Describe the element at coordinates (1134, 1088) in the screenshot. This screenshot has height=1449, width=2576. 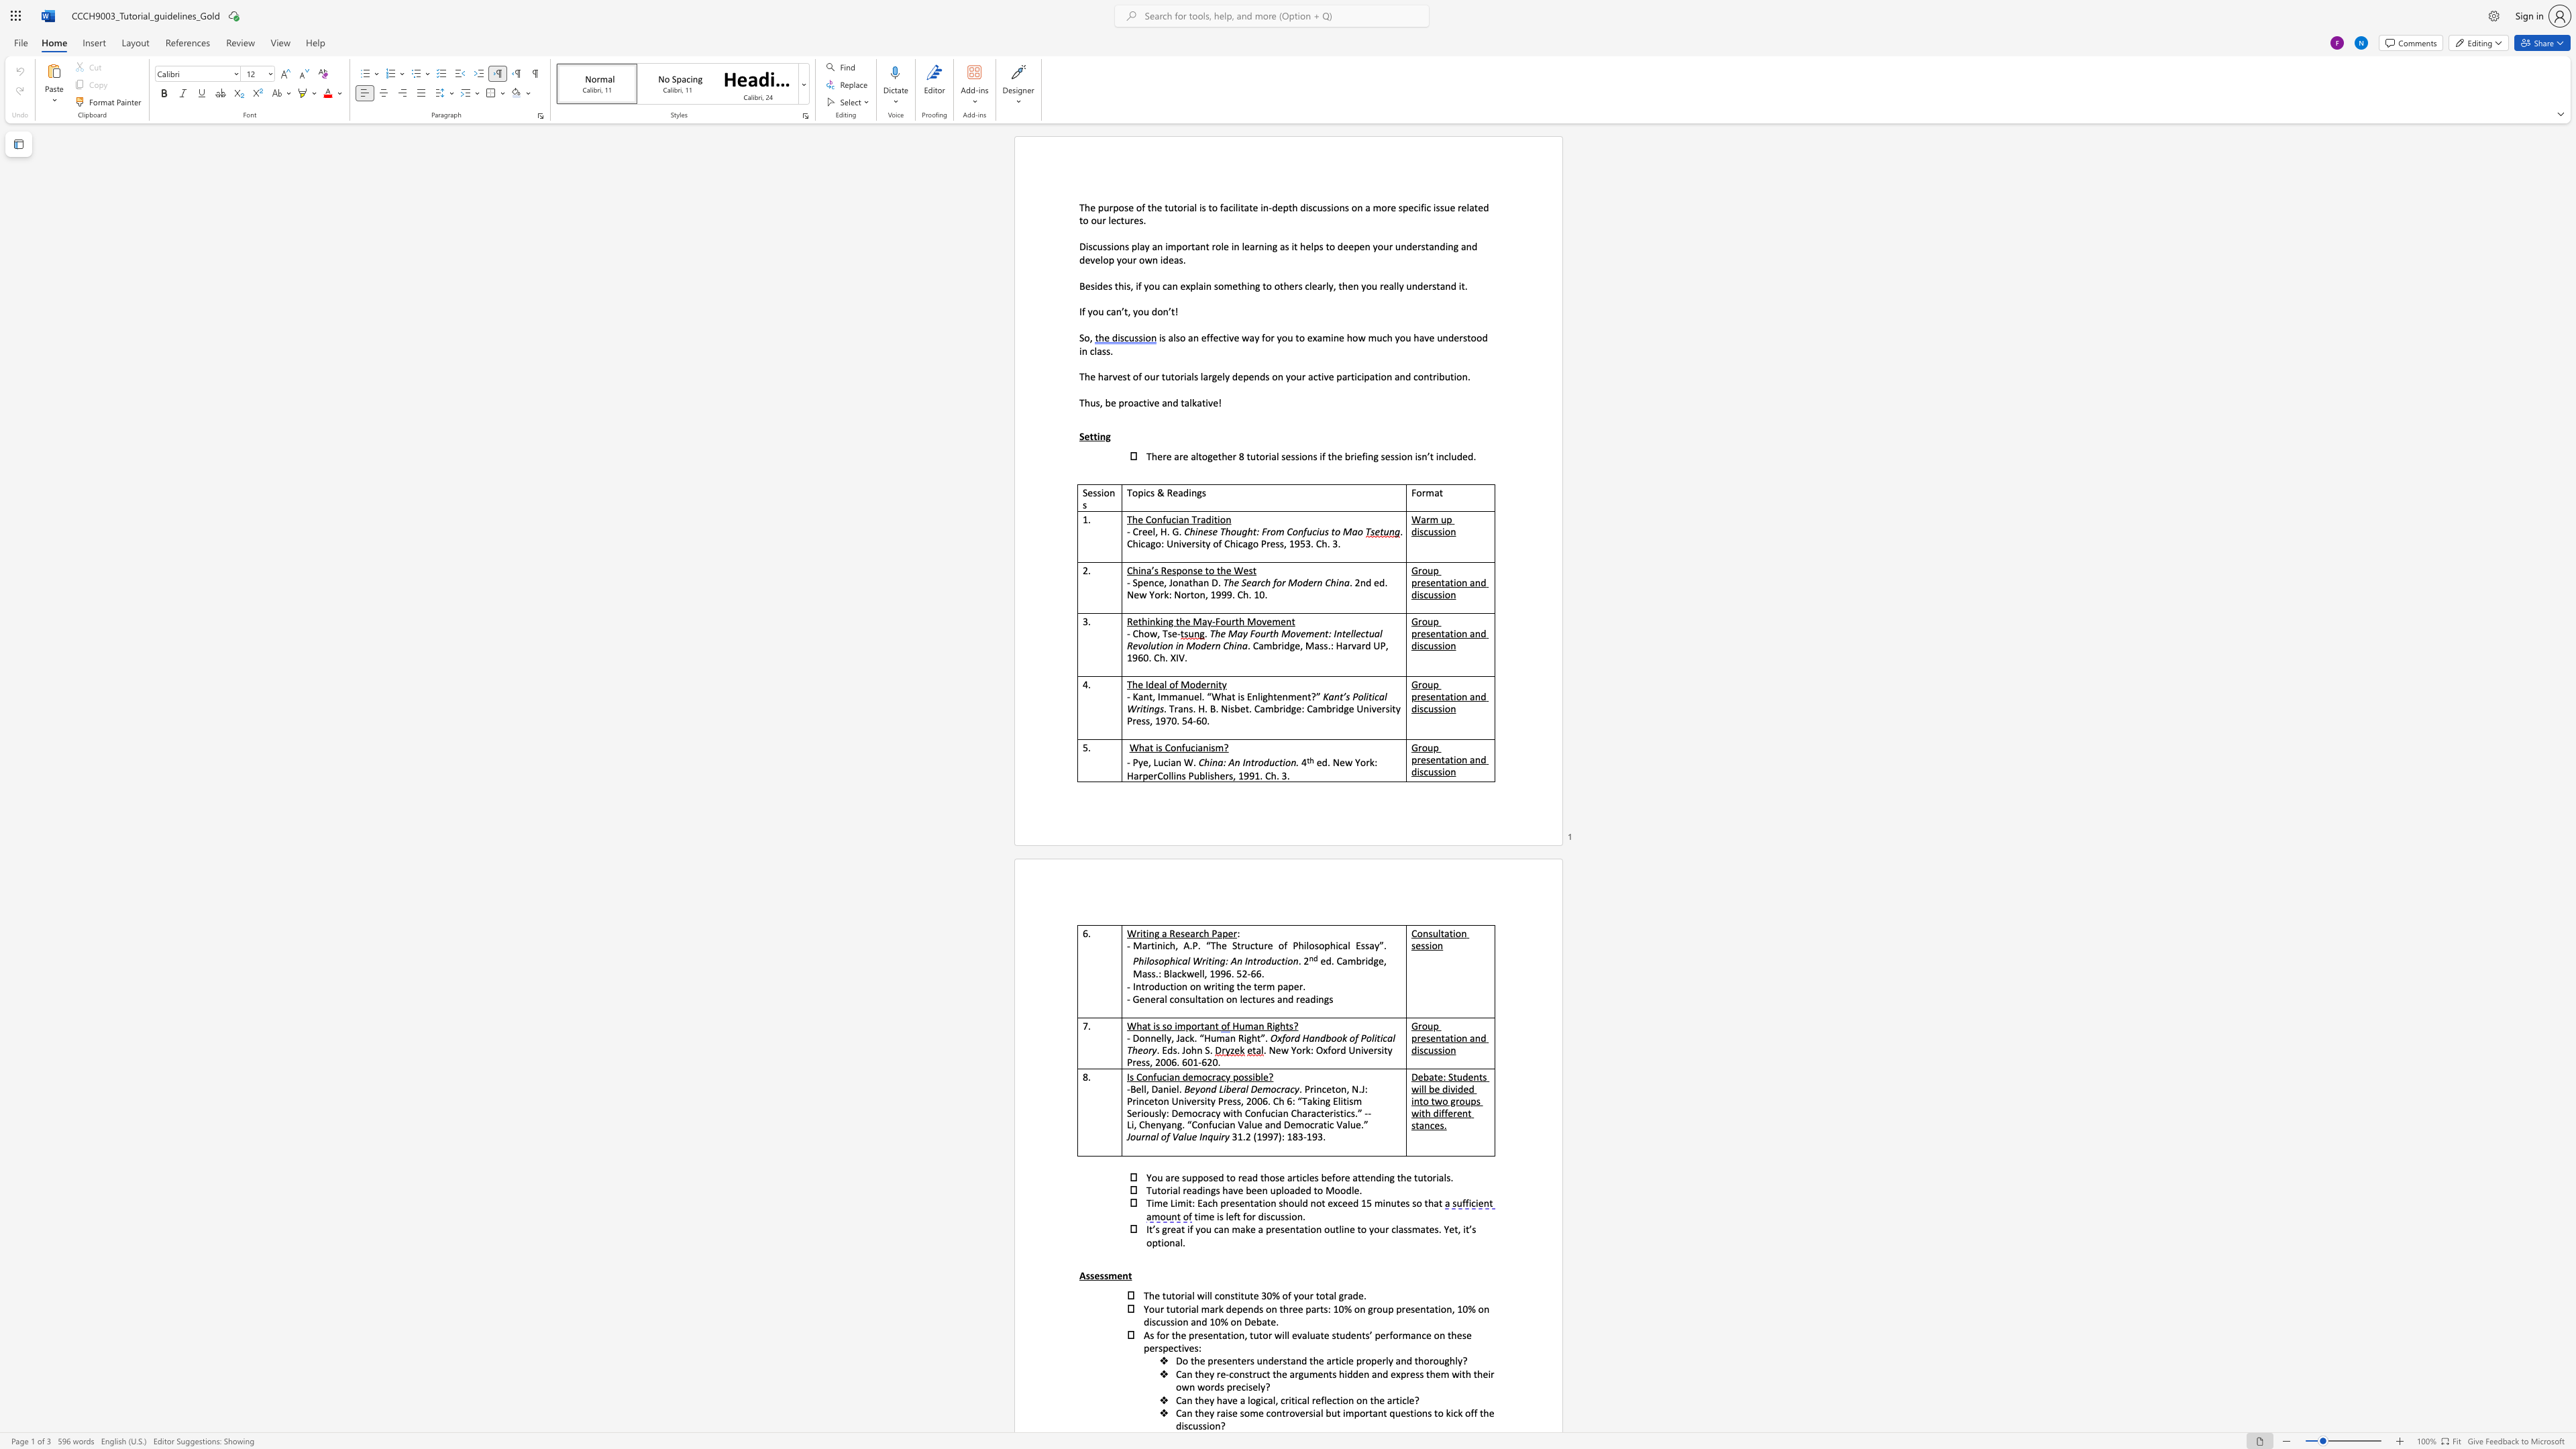
I see `the subset text "ell," within the text "-Bell, Daniel."` at that location.